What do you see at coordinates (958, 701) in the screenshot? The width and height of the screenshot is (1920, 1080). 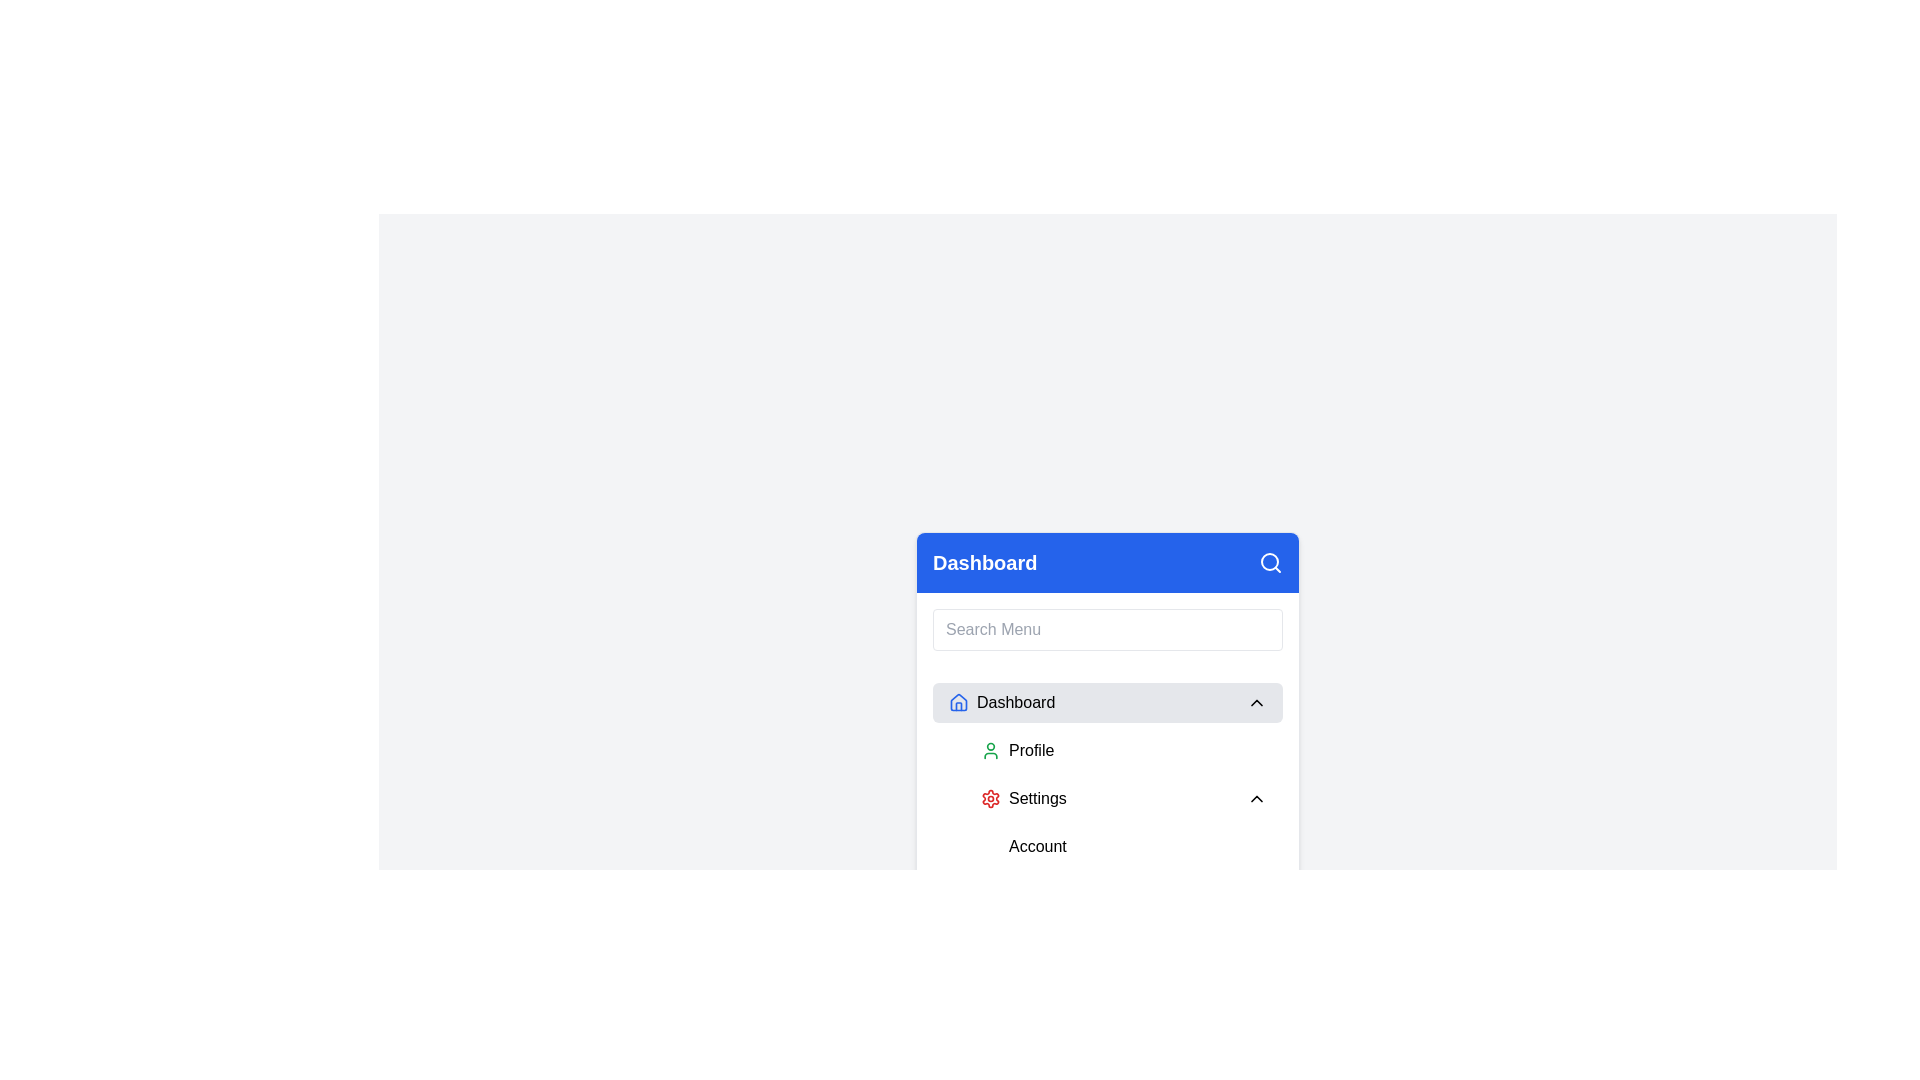 I see `the house icon with a blue outline located next to the text 'Dashboard' for navigation` at bounding box center [958, 701].